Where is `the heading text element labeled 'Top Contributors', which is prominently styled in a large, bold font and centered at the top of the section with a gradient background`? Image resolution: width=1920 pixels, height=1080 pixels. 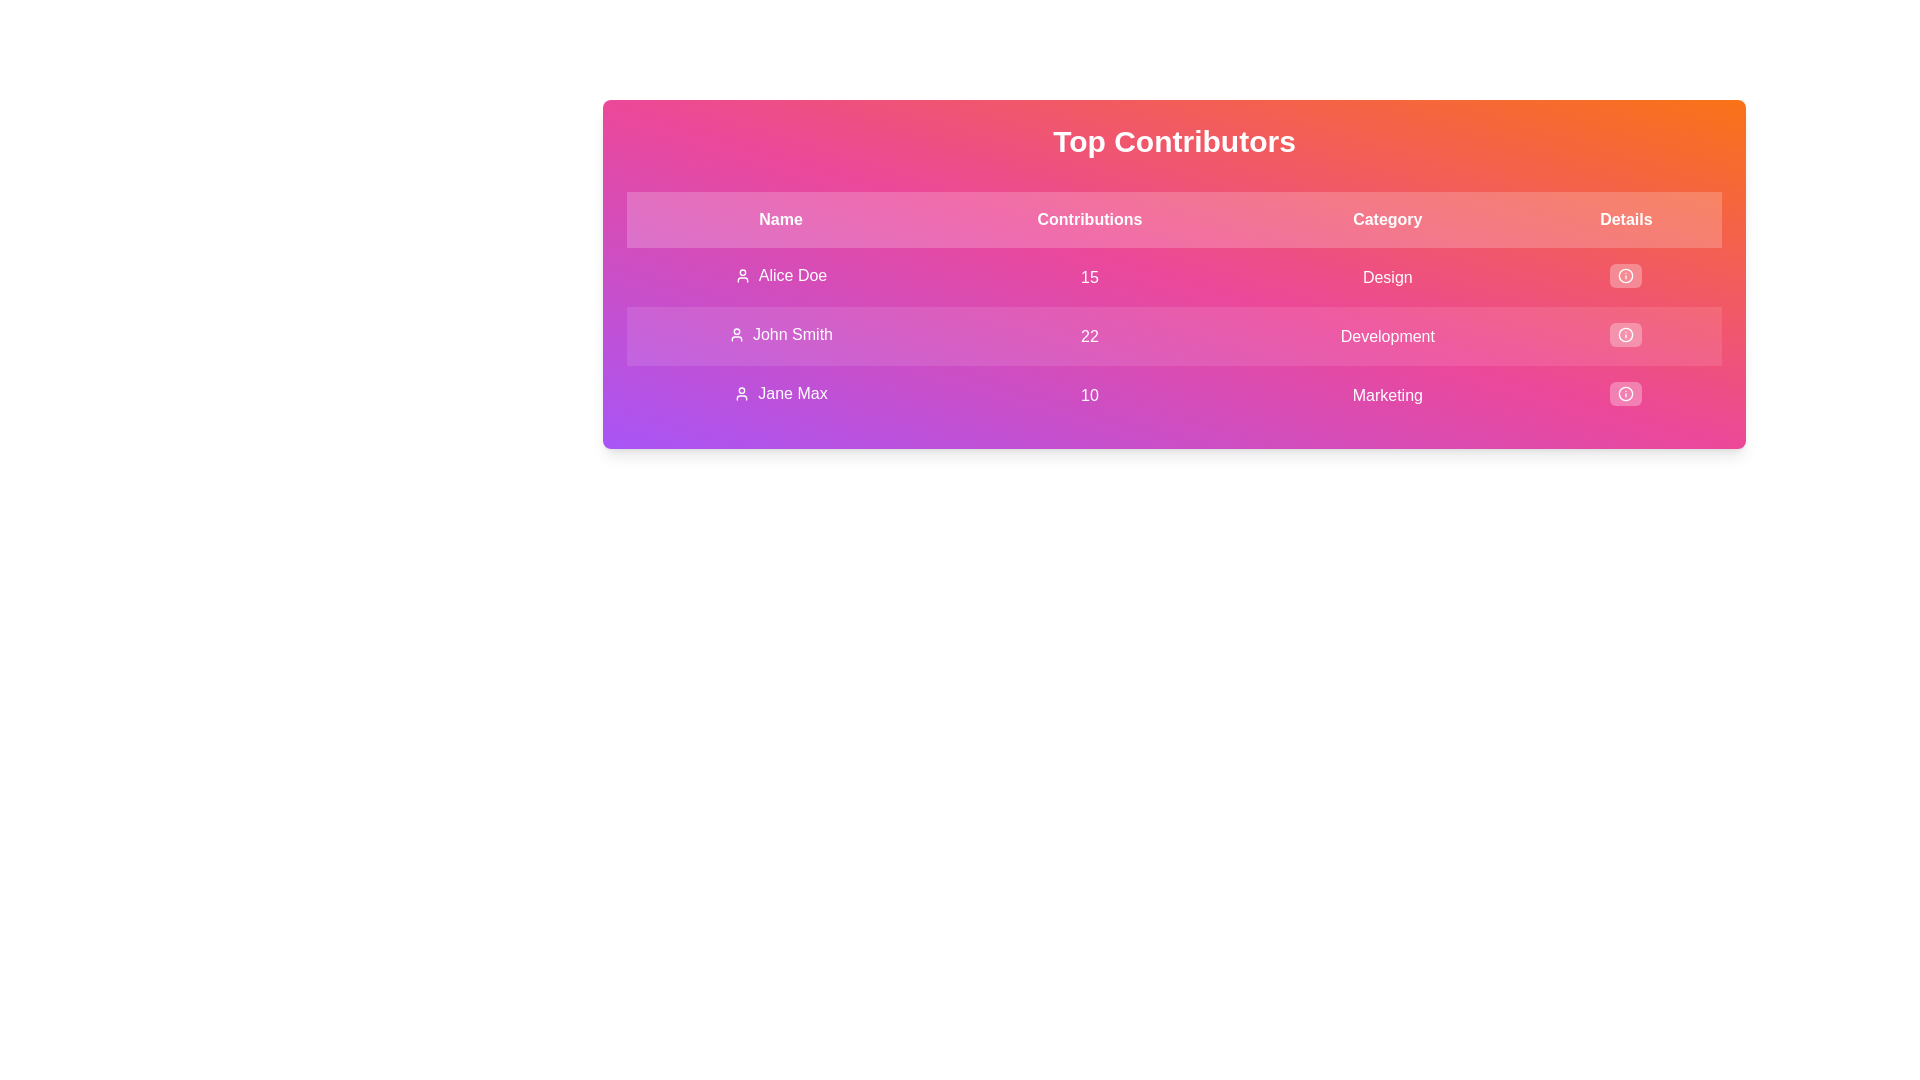 the heading text element labeled 'Top Contributors', which is prominently styled in a large, bold font and centered at the top of the section with a gradient background is located at coordinates (1174, 141).